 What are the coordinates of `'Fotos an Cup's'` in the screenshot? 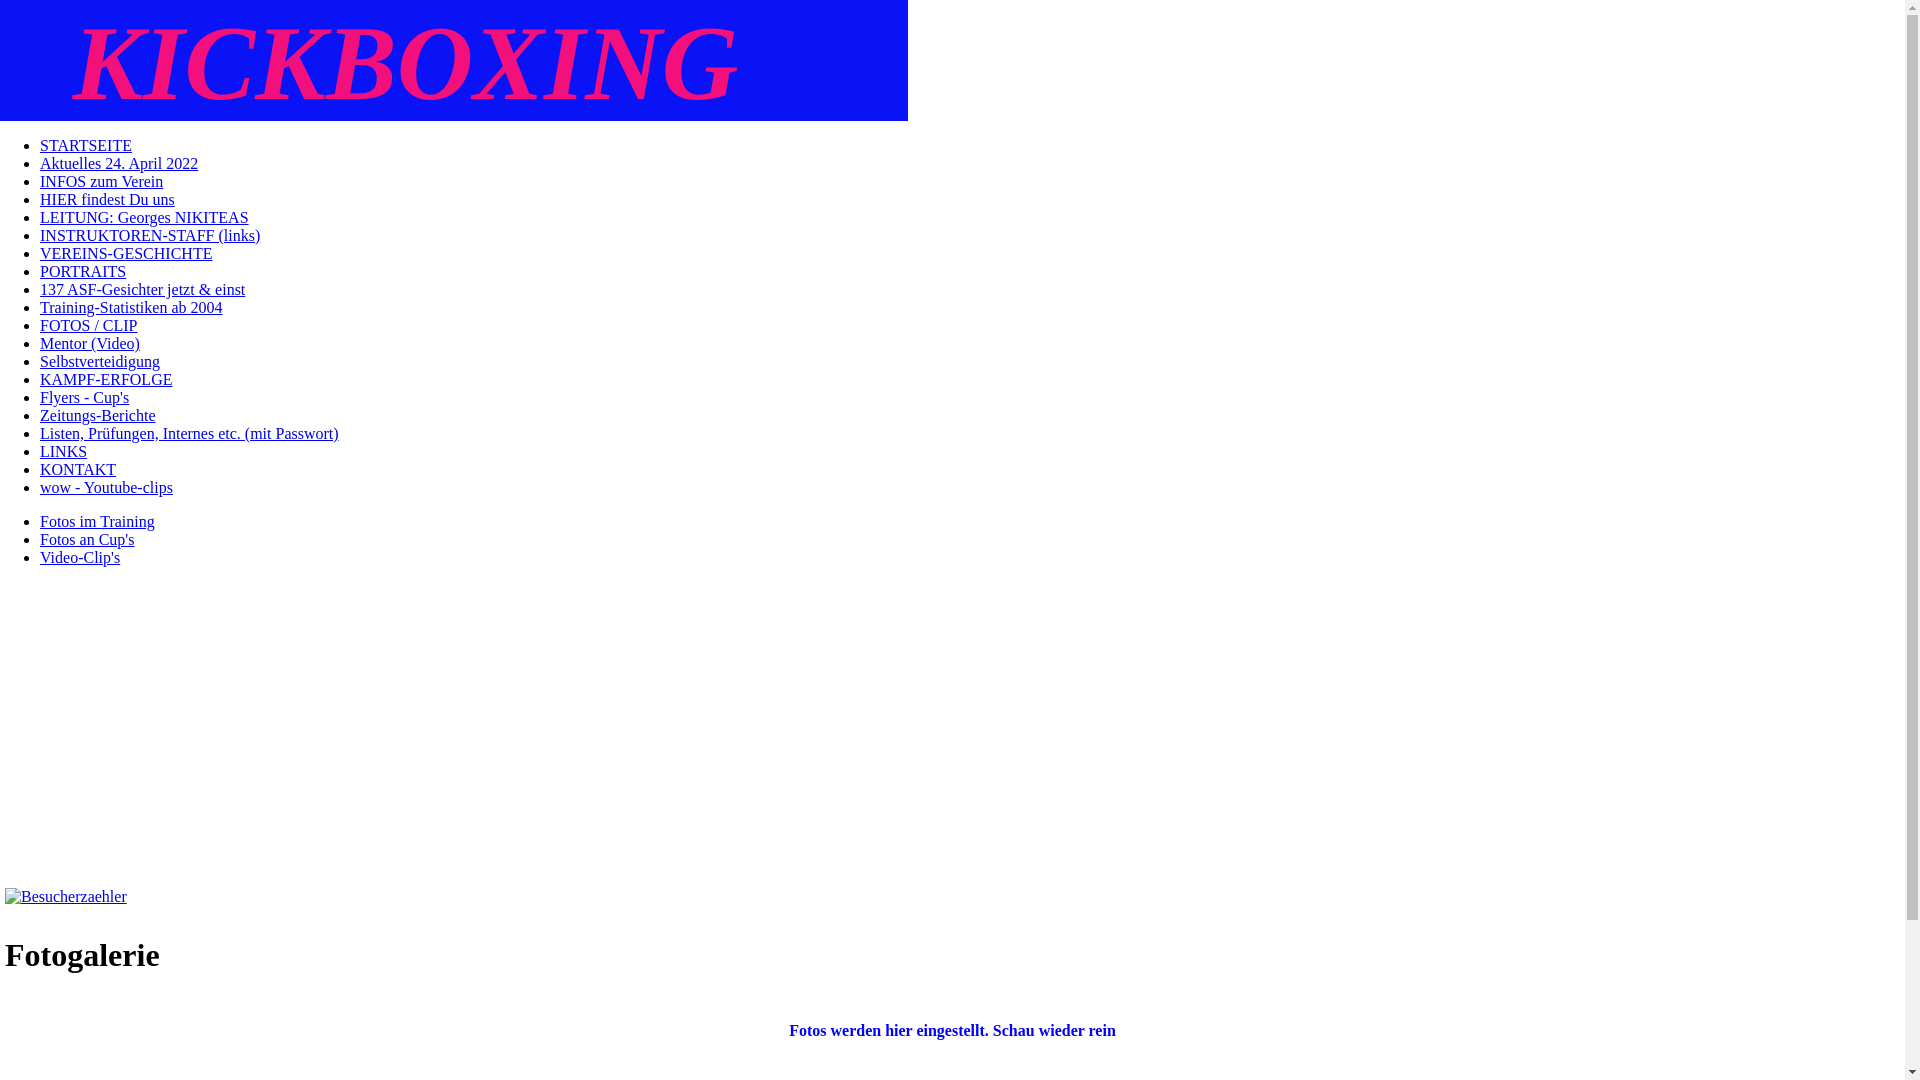 It's located at (85, 538).